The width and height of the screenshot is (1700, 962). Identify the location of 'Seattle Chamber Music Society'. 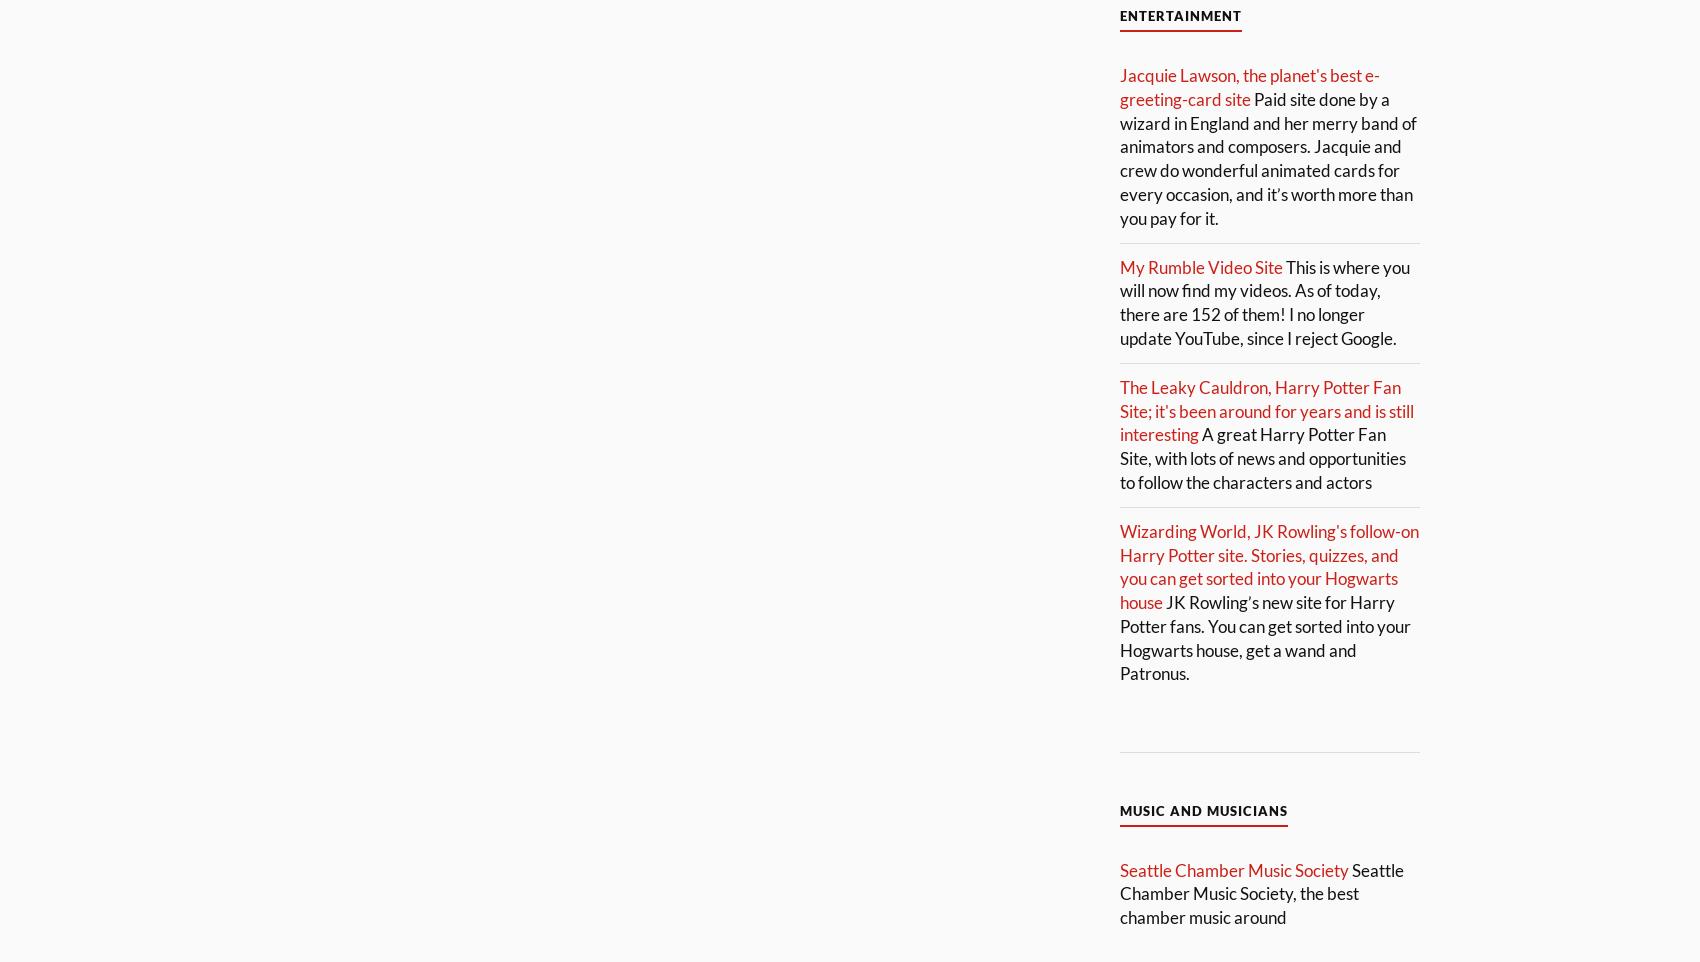
(1233, 868).